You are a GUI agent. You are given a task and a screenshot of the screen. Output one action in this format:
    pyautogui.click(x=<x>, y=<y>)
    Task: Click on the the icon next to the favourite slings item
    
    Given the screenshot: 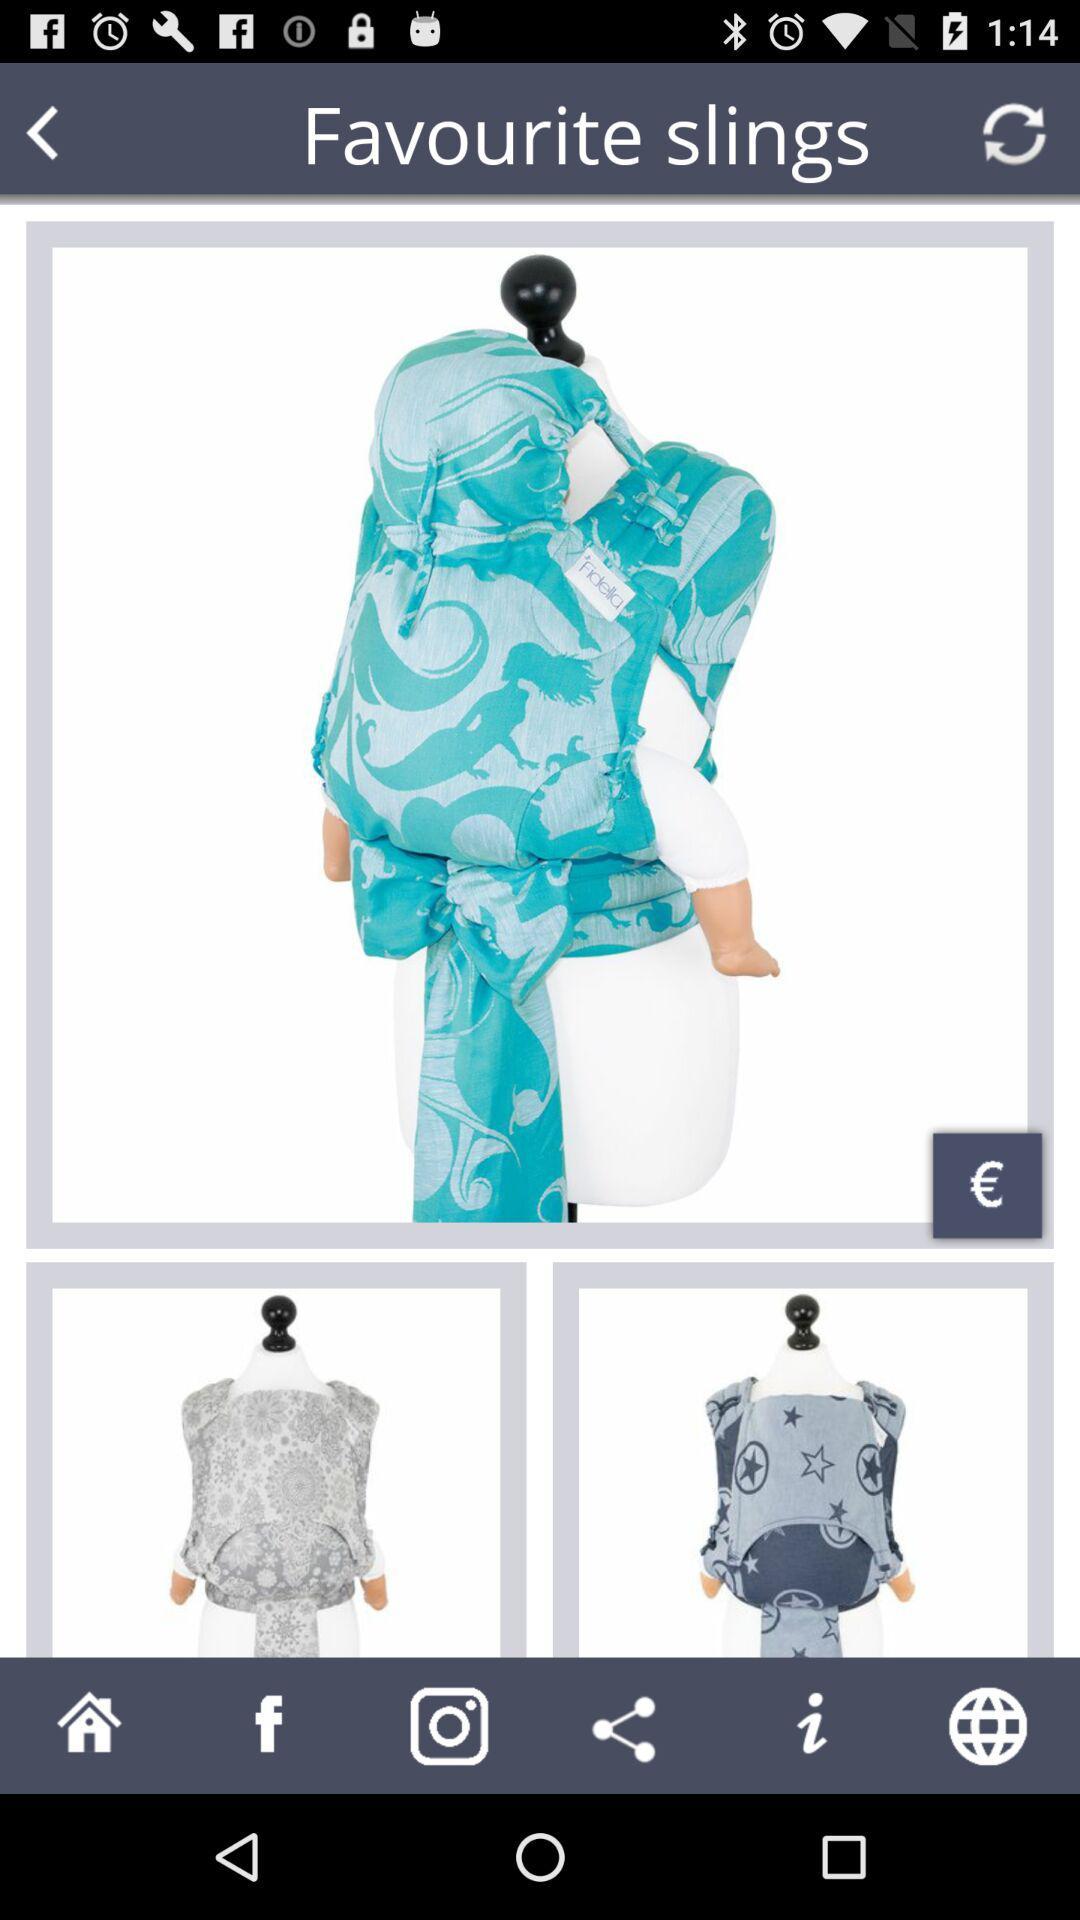 What is the action you would take?
    pyautogui.click(x=80, y=132)
    